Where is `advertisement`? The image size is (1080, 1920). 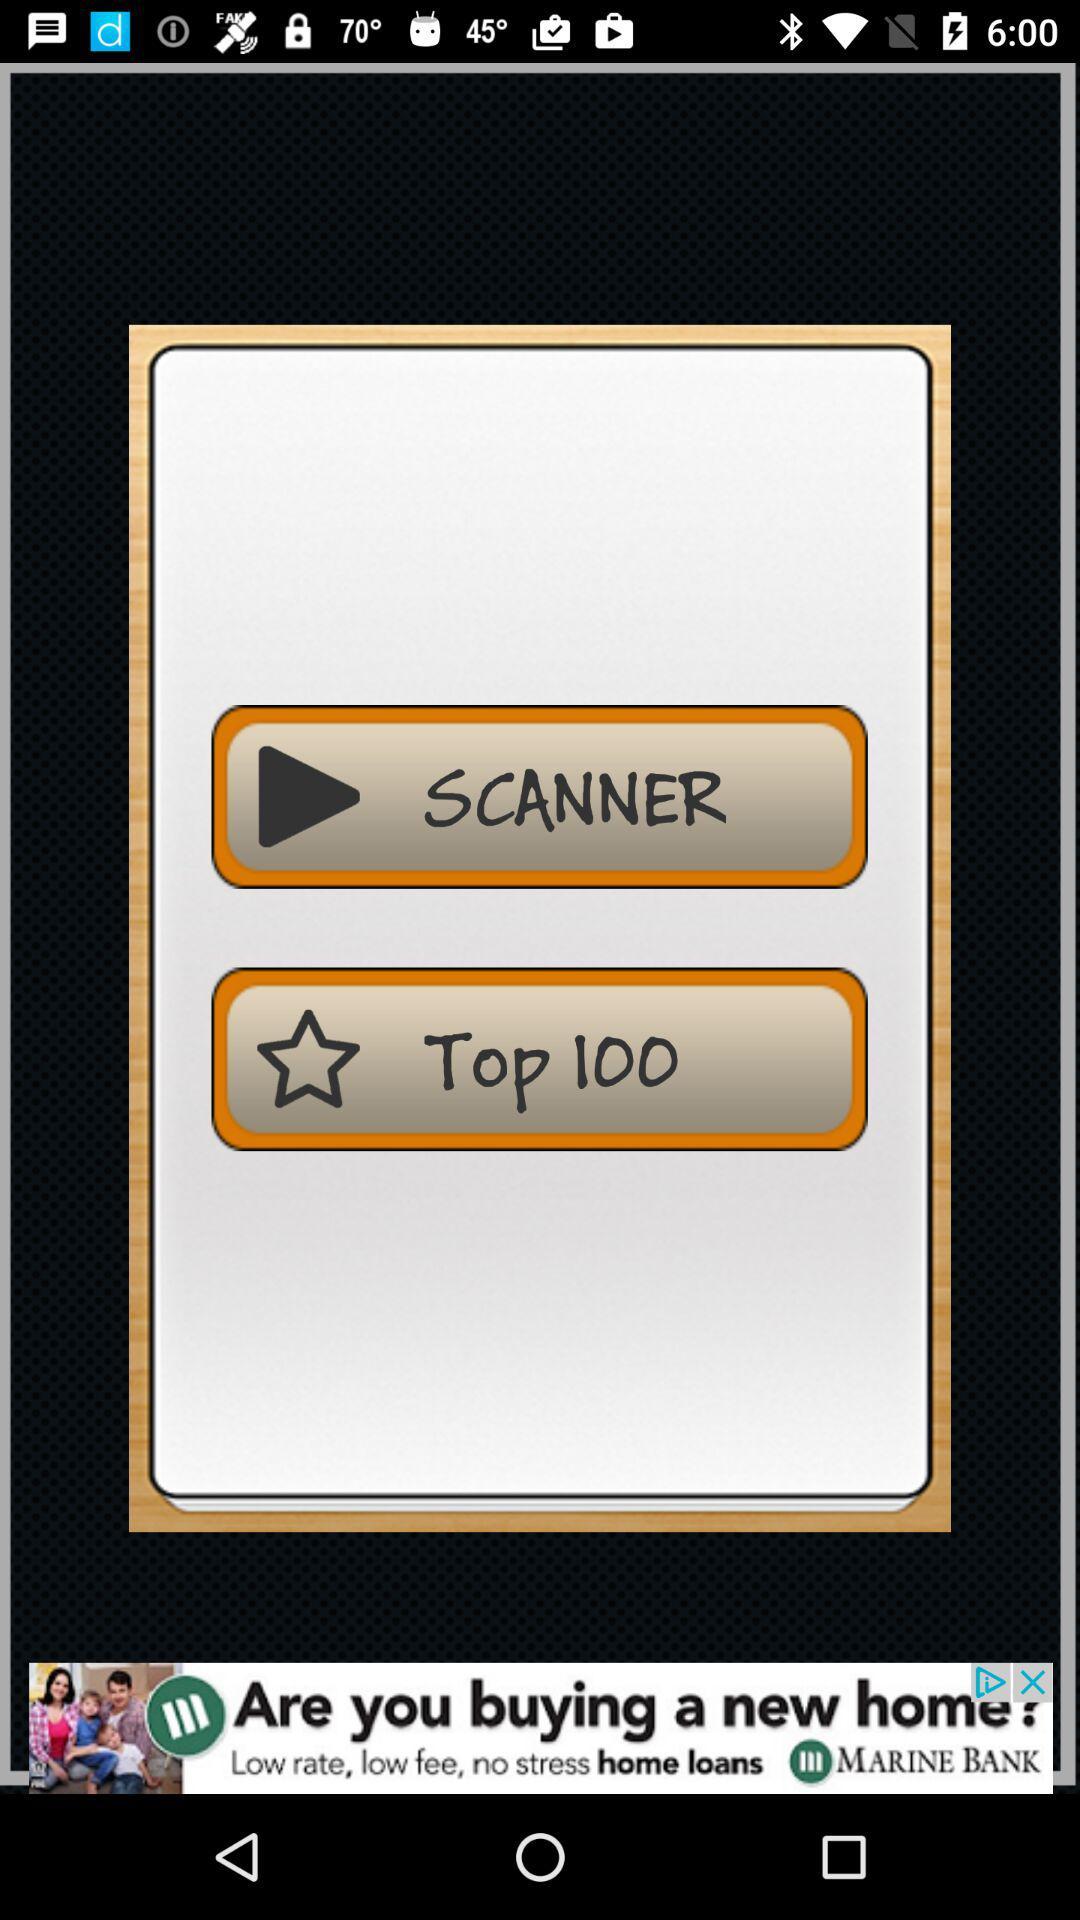 advertisement is located at coordinates (540, 1727).